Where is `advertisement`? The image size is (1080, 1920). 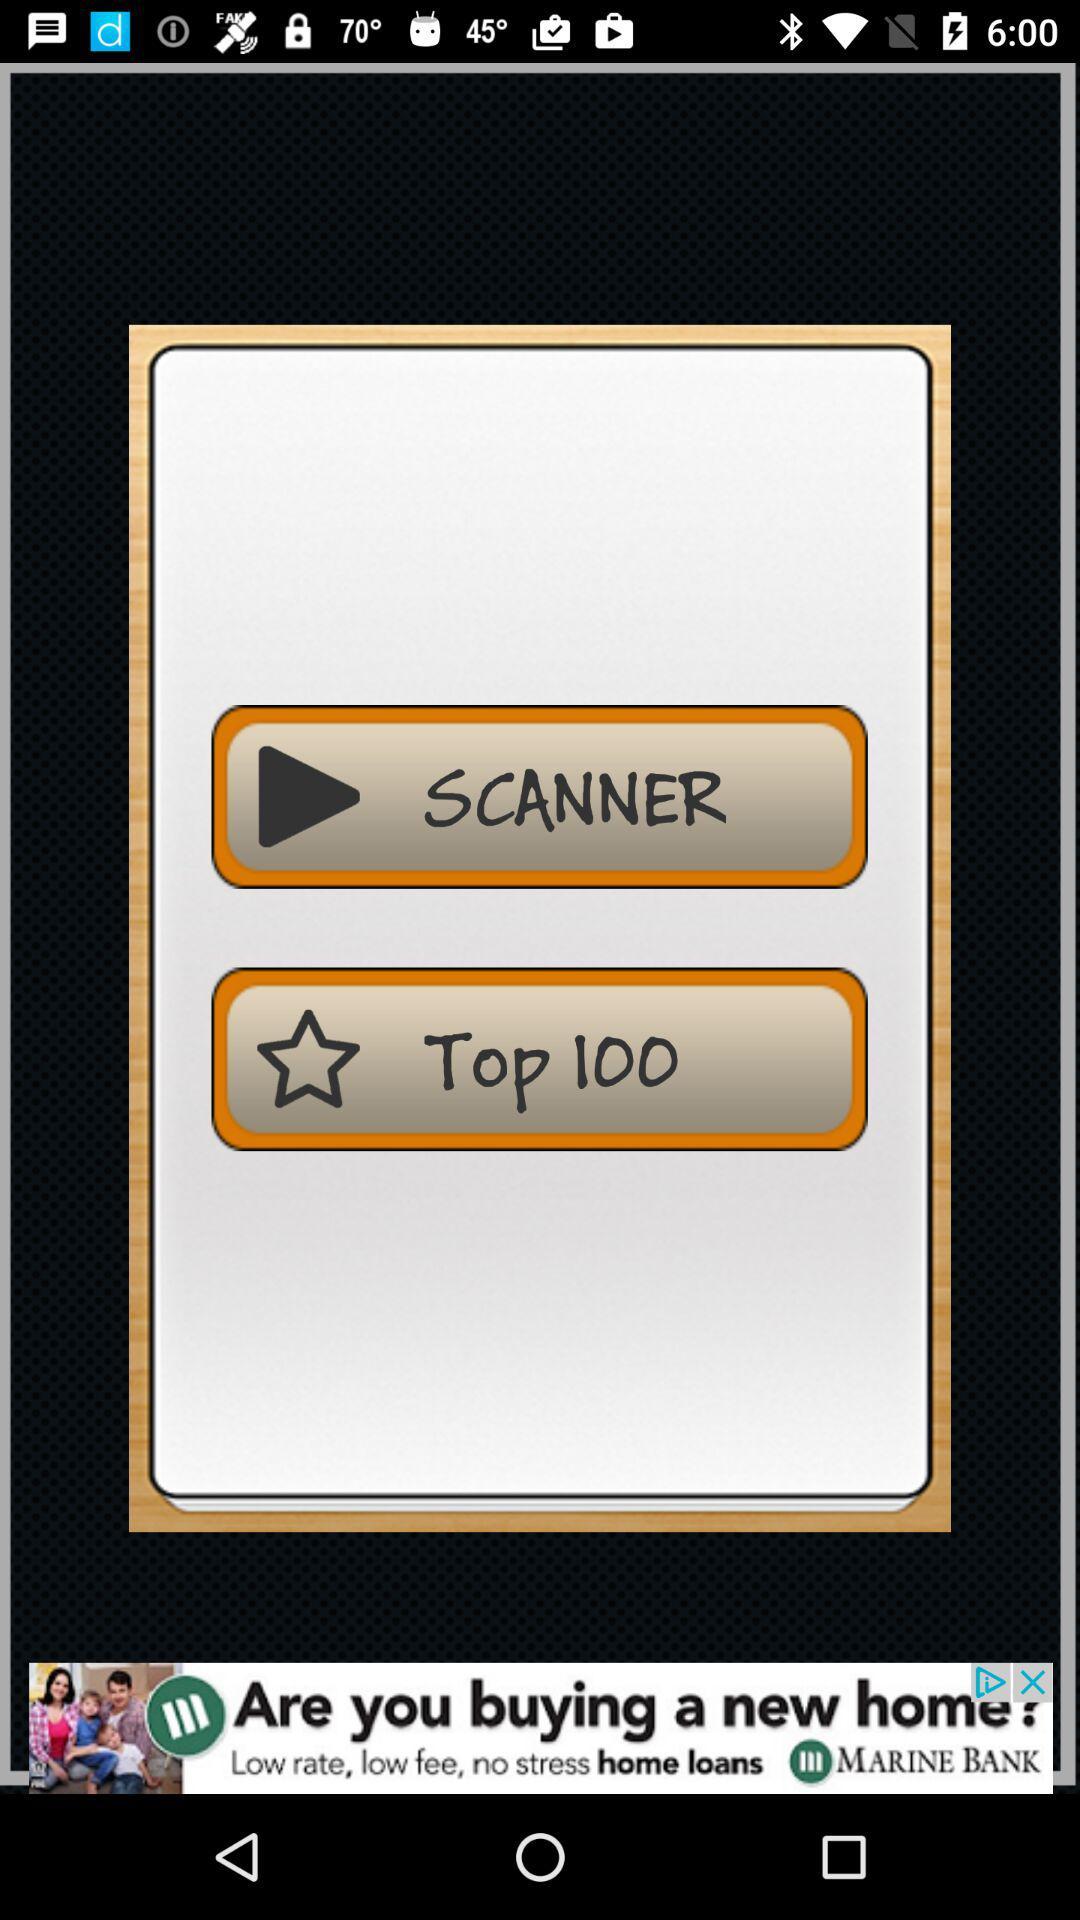 advertisement is located at coordinates (540, 1727).